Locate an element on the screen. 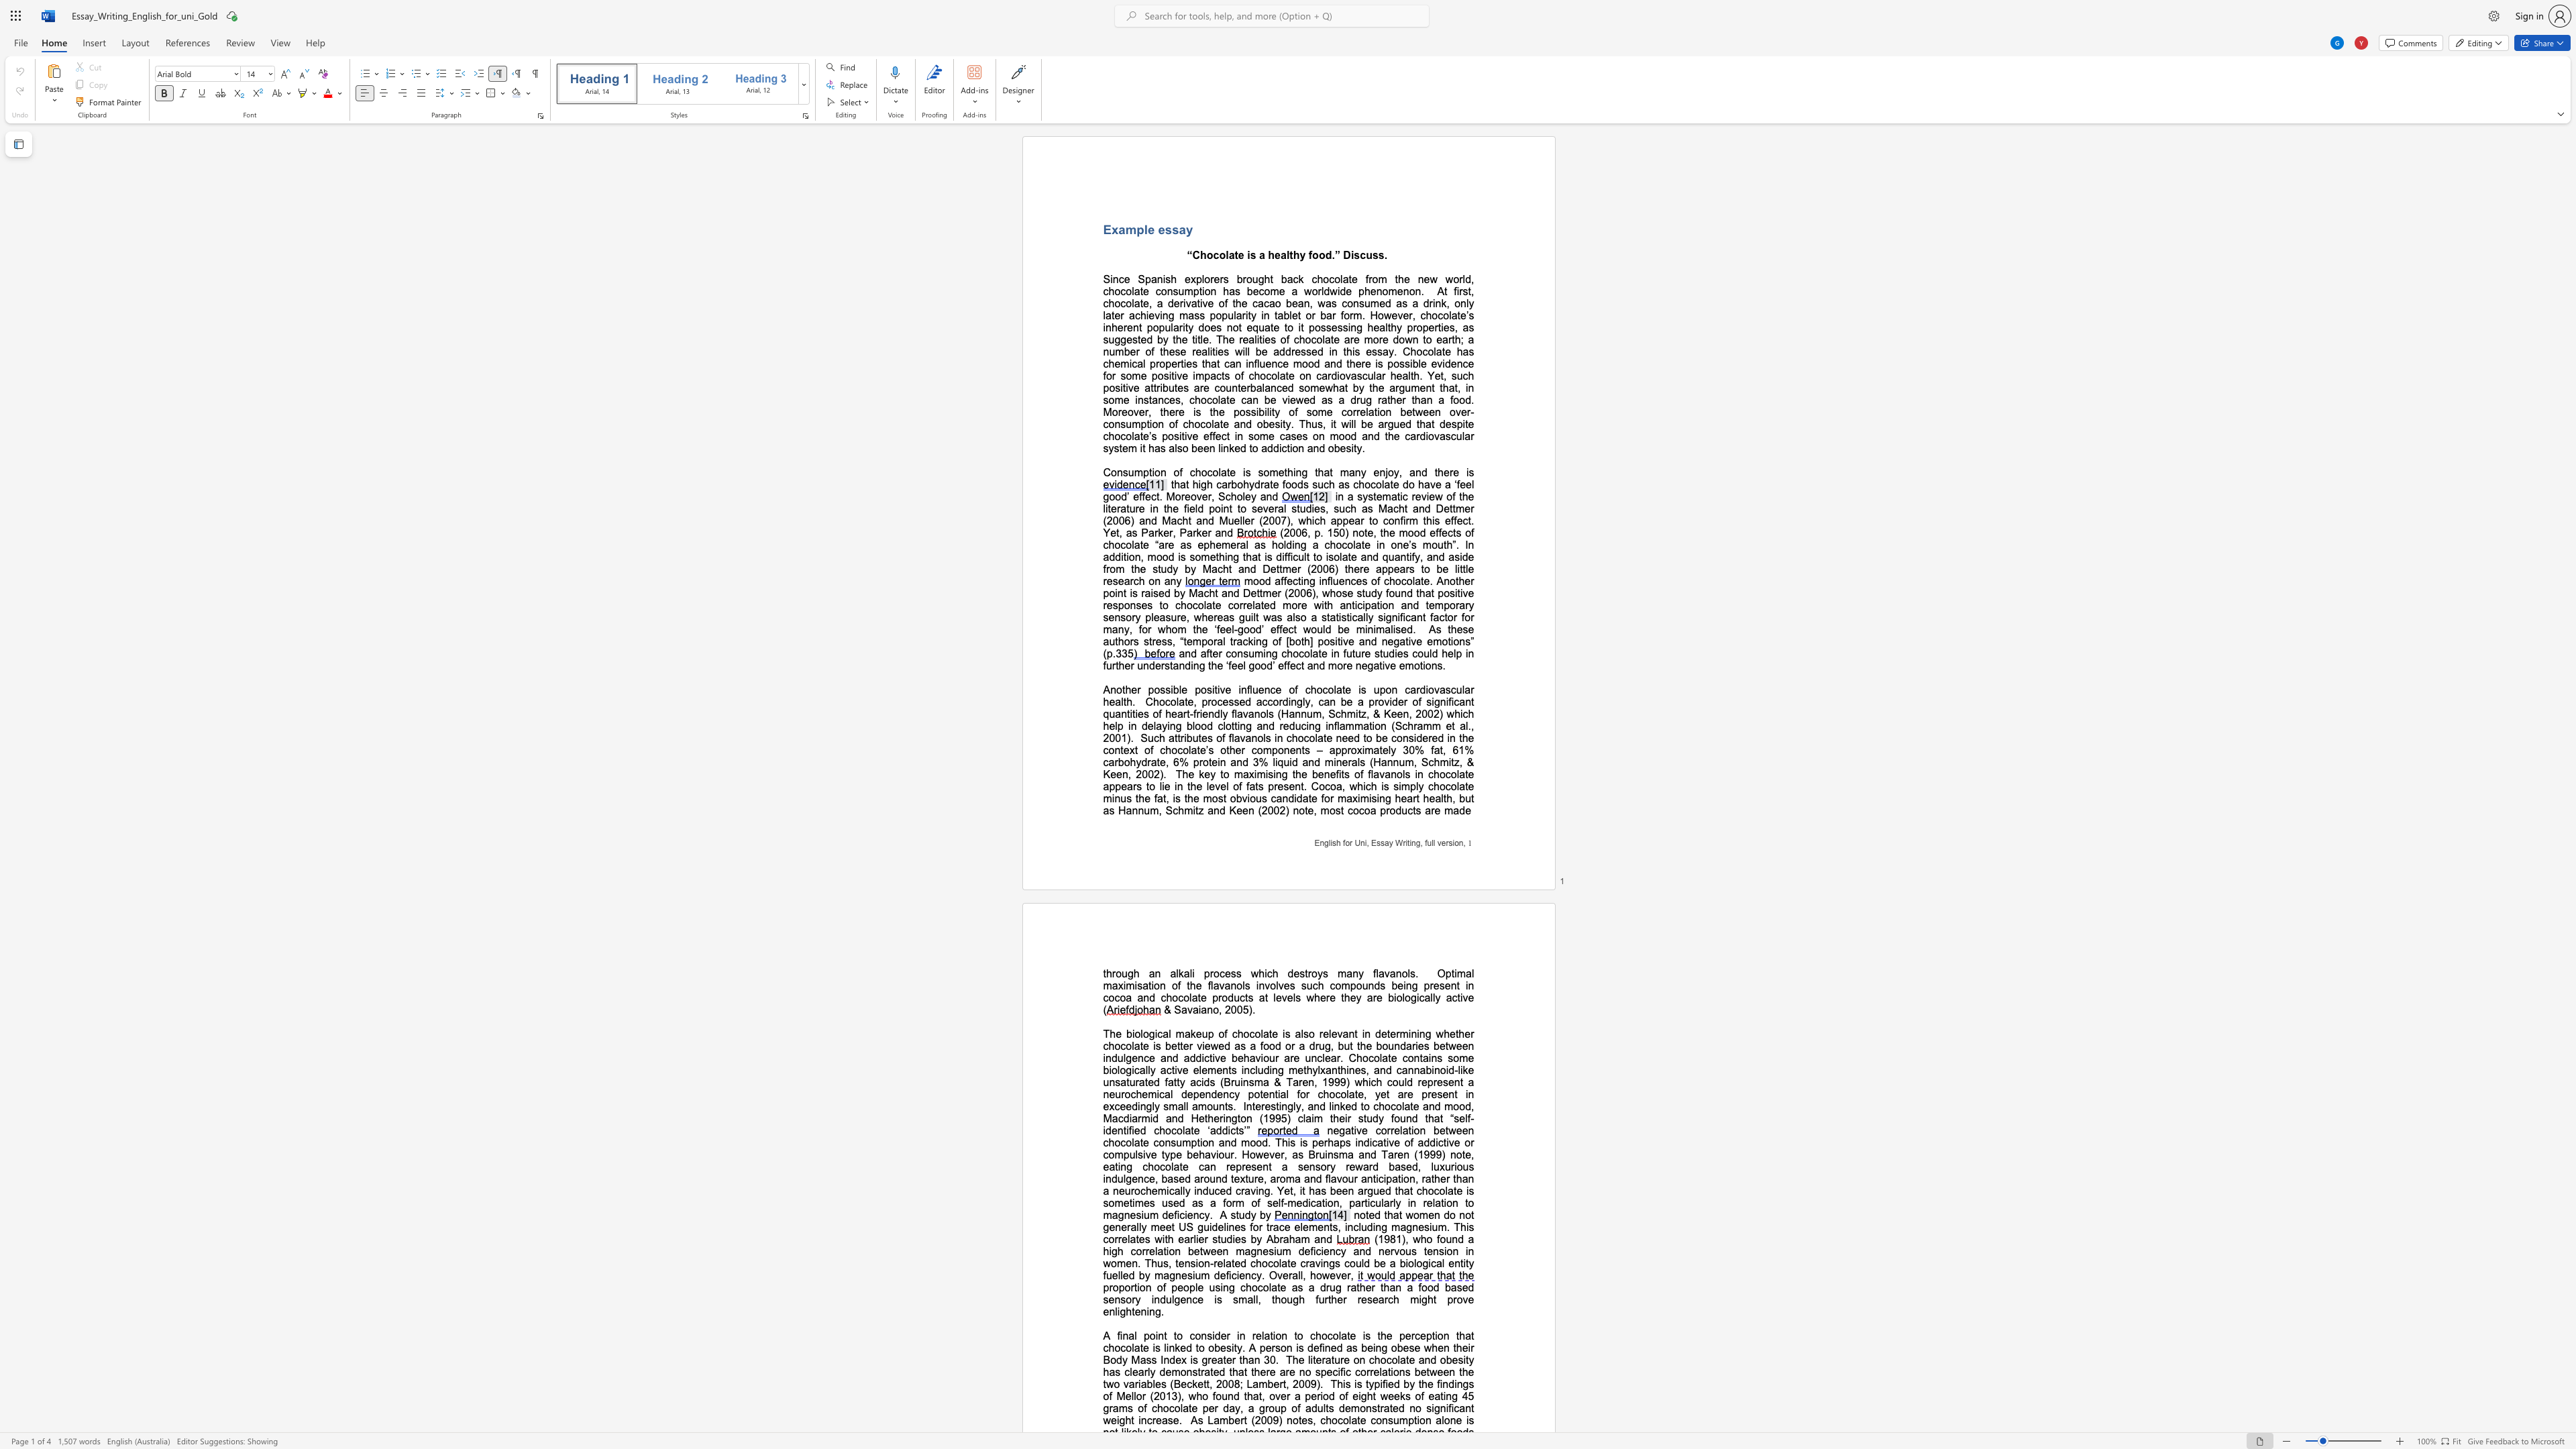 This screenshot has width=2576, height=1449. the subset text "s many flavanol" within the text "through an alkali process which destroys many flavanols" is located at coordinates (1322, 972).